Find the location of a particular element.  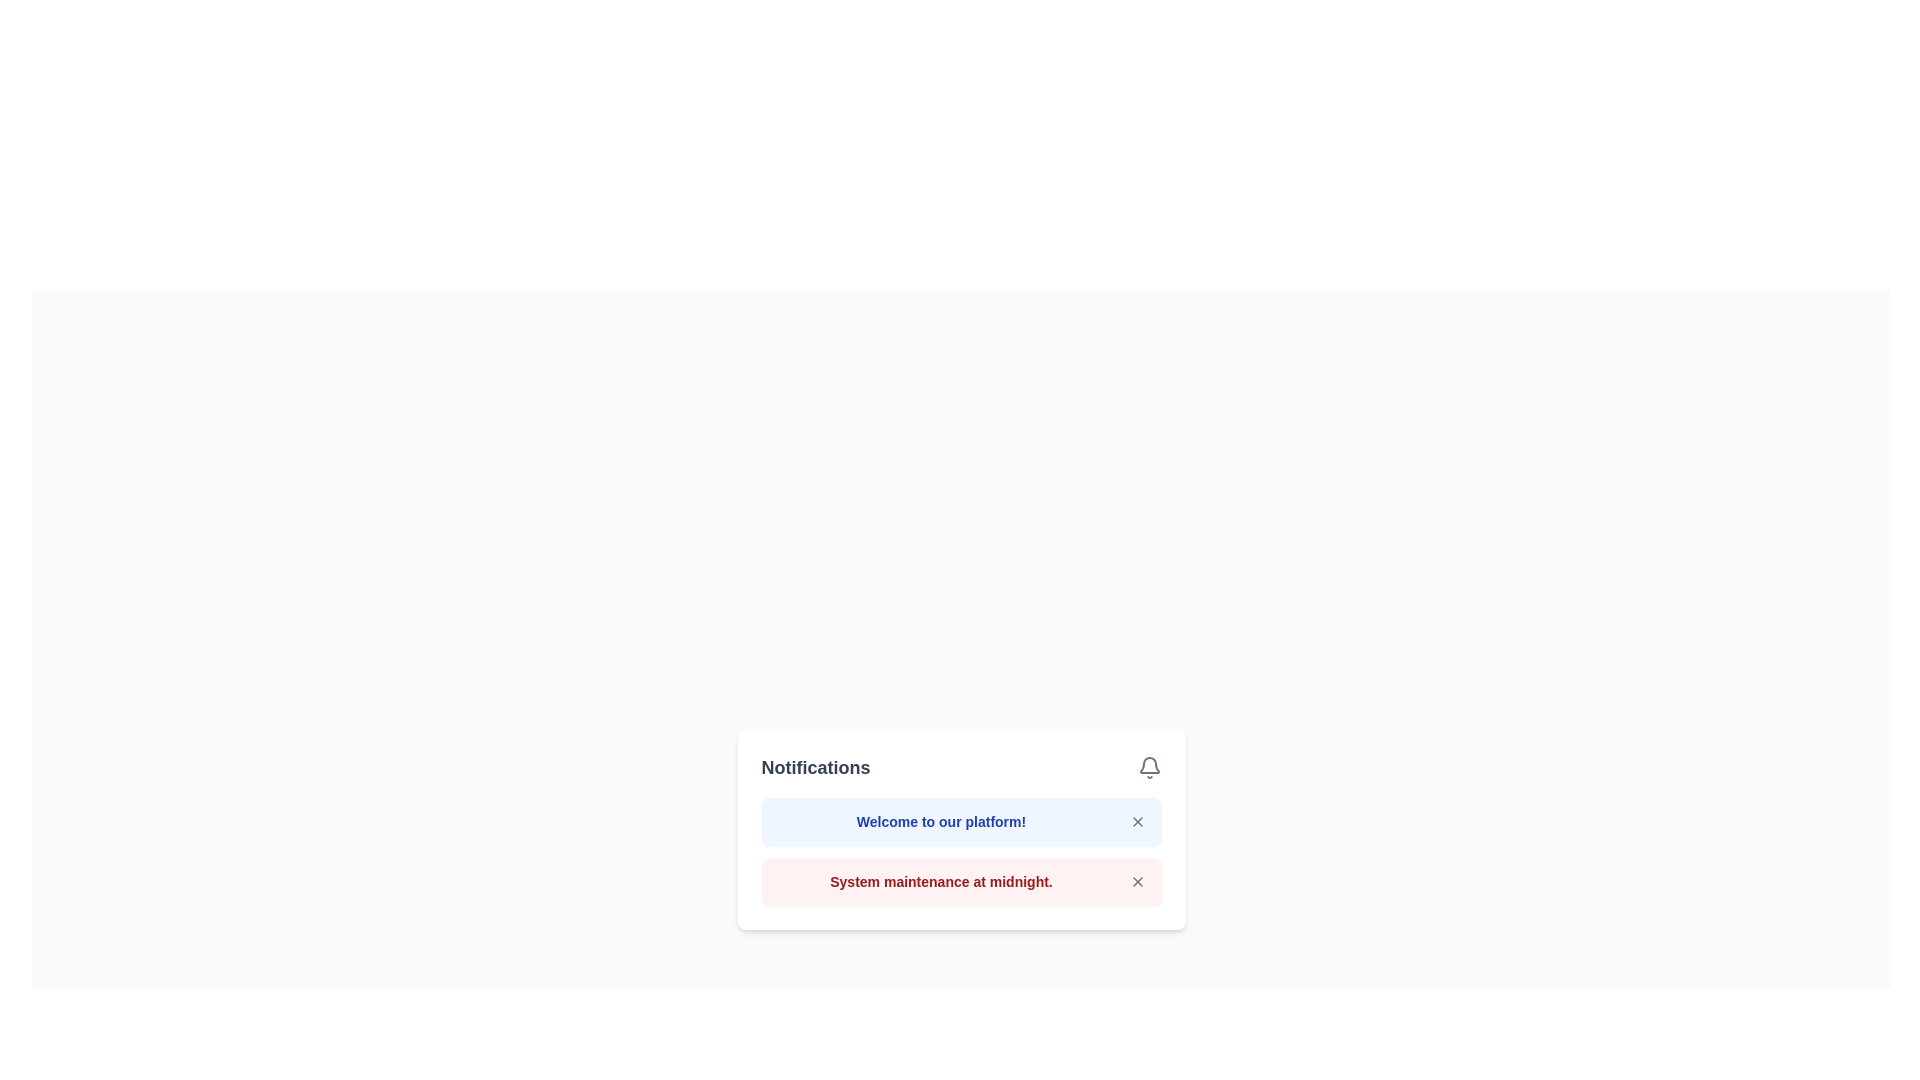

the bell-shaped icon outlined in gray, located to the right of the 'Notifications' title text is located at coordinates (1149, 766).